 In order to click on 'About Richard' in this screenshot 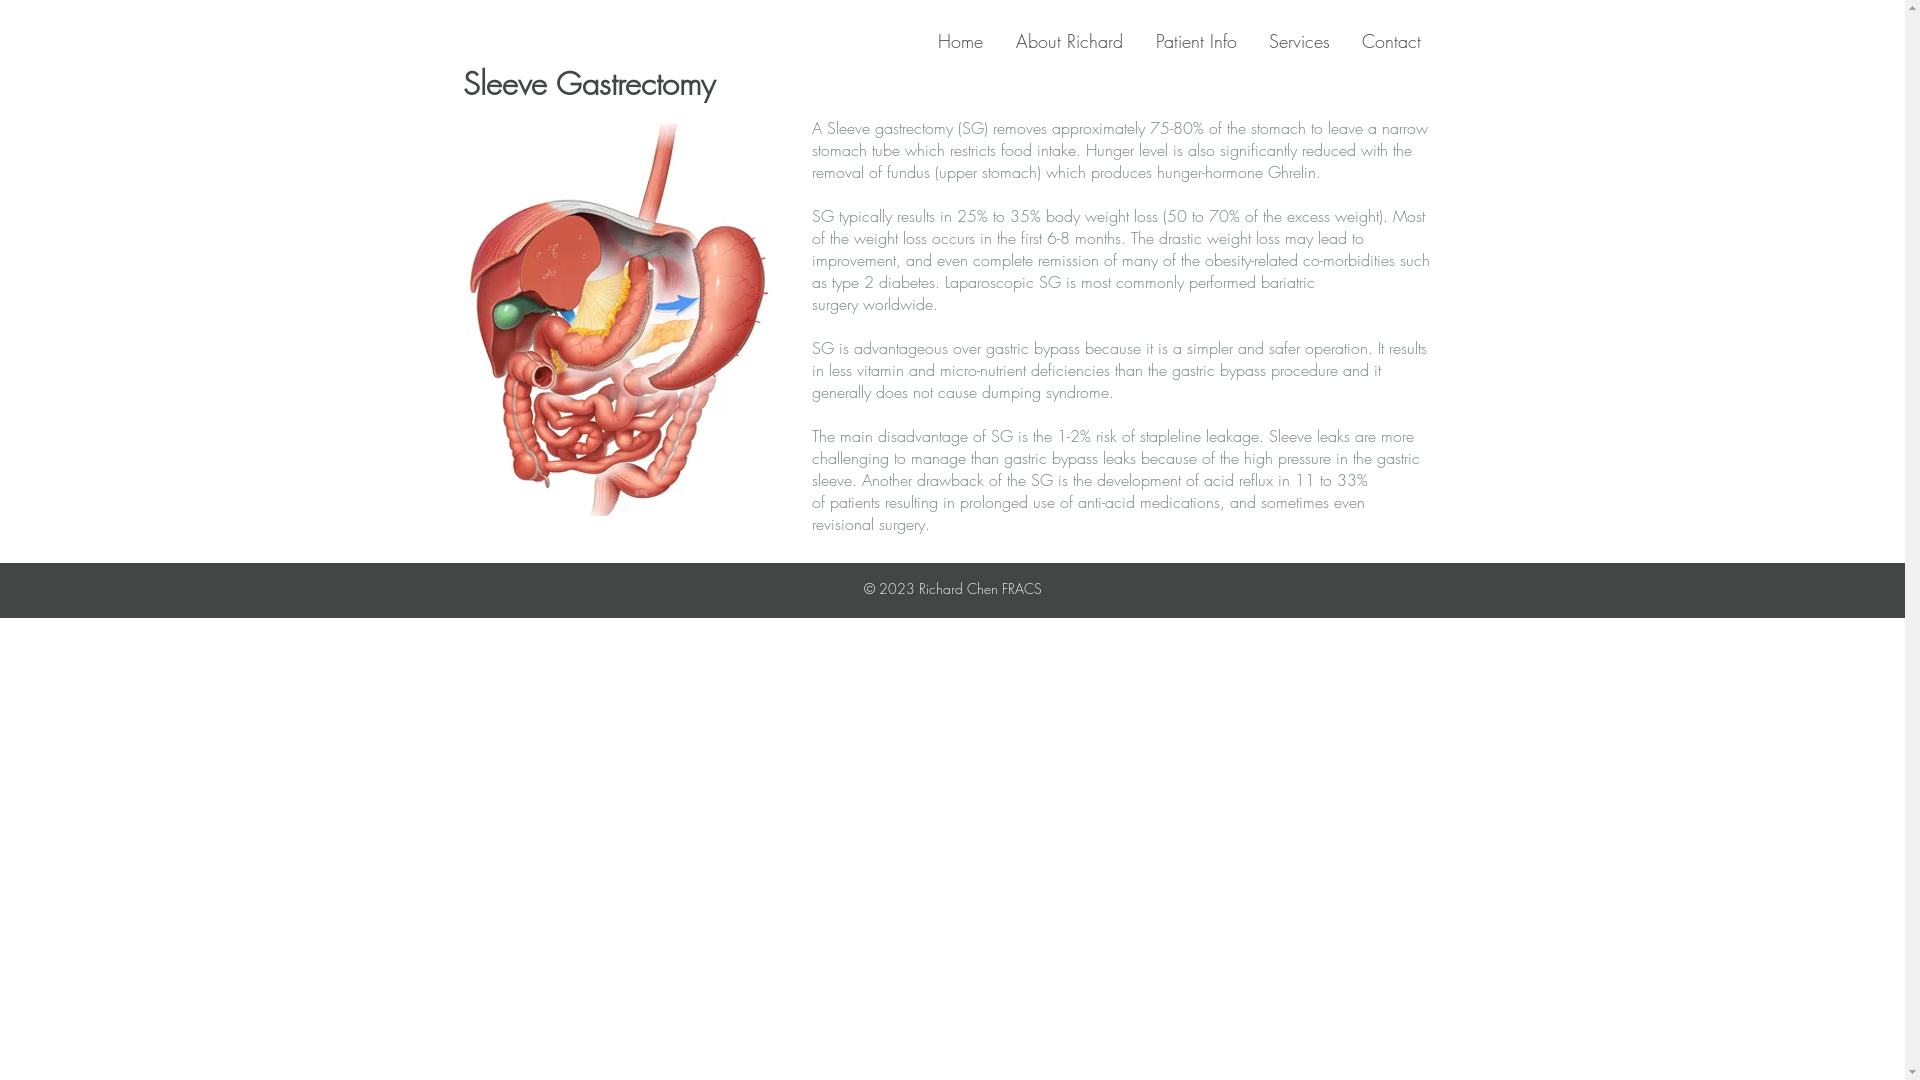, I will do `click(1074, 41)`.